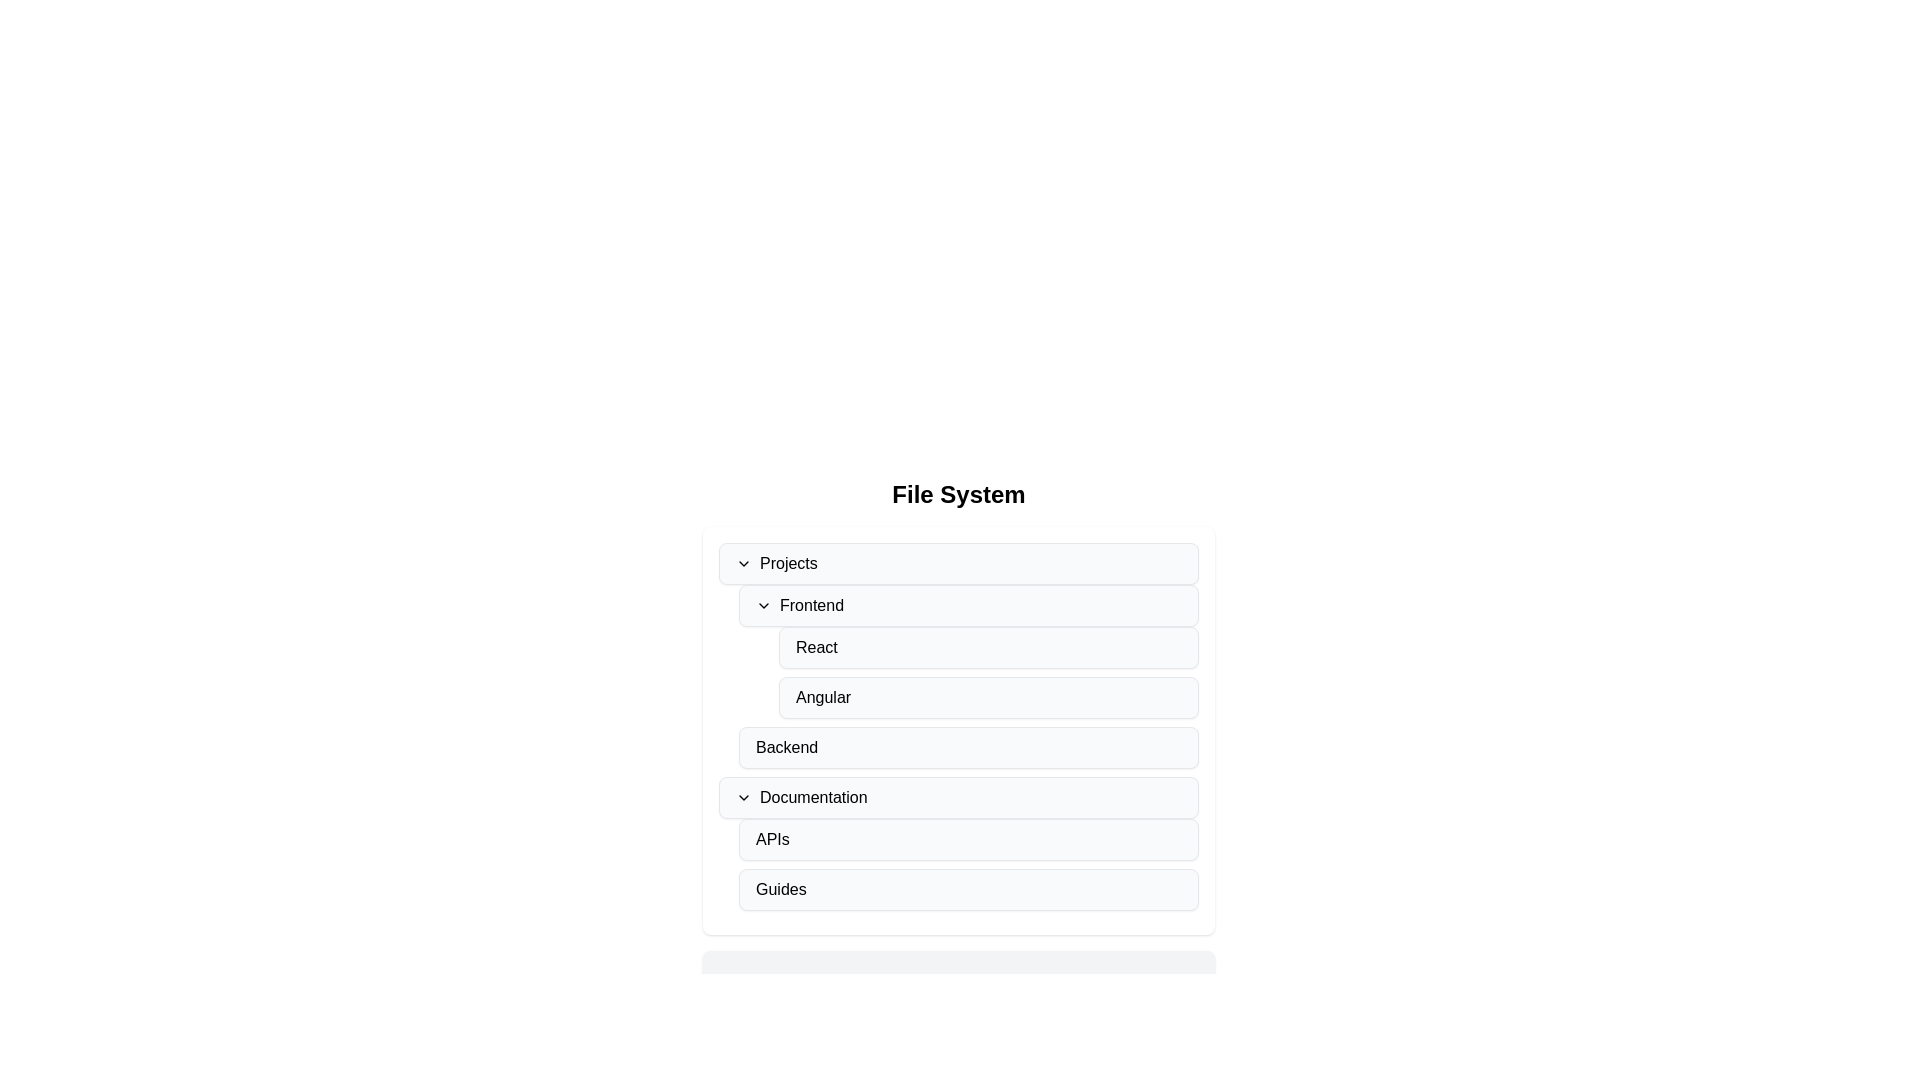  Describe the element at coordinates (958, 844) in the screenshot. I see `the button located in the 'Documentation' section, positioned between the 'Documentation' button above and the 'Guides' button below` at that location.